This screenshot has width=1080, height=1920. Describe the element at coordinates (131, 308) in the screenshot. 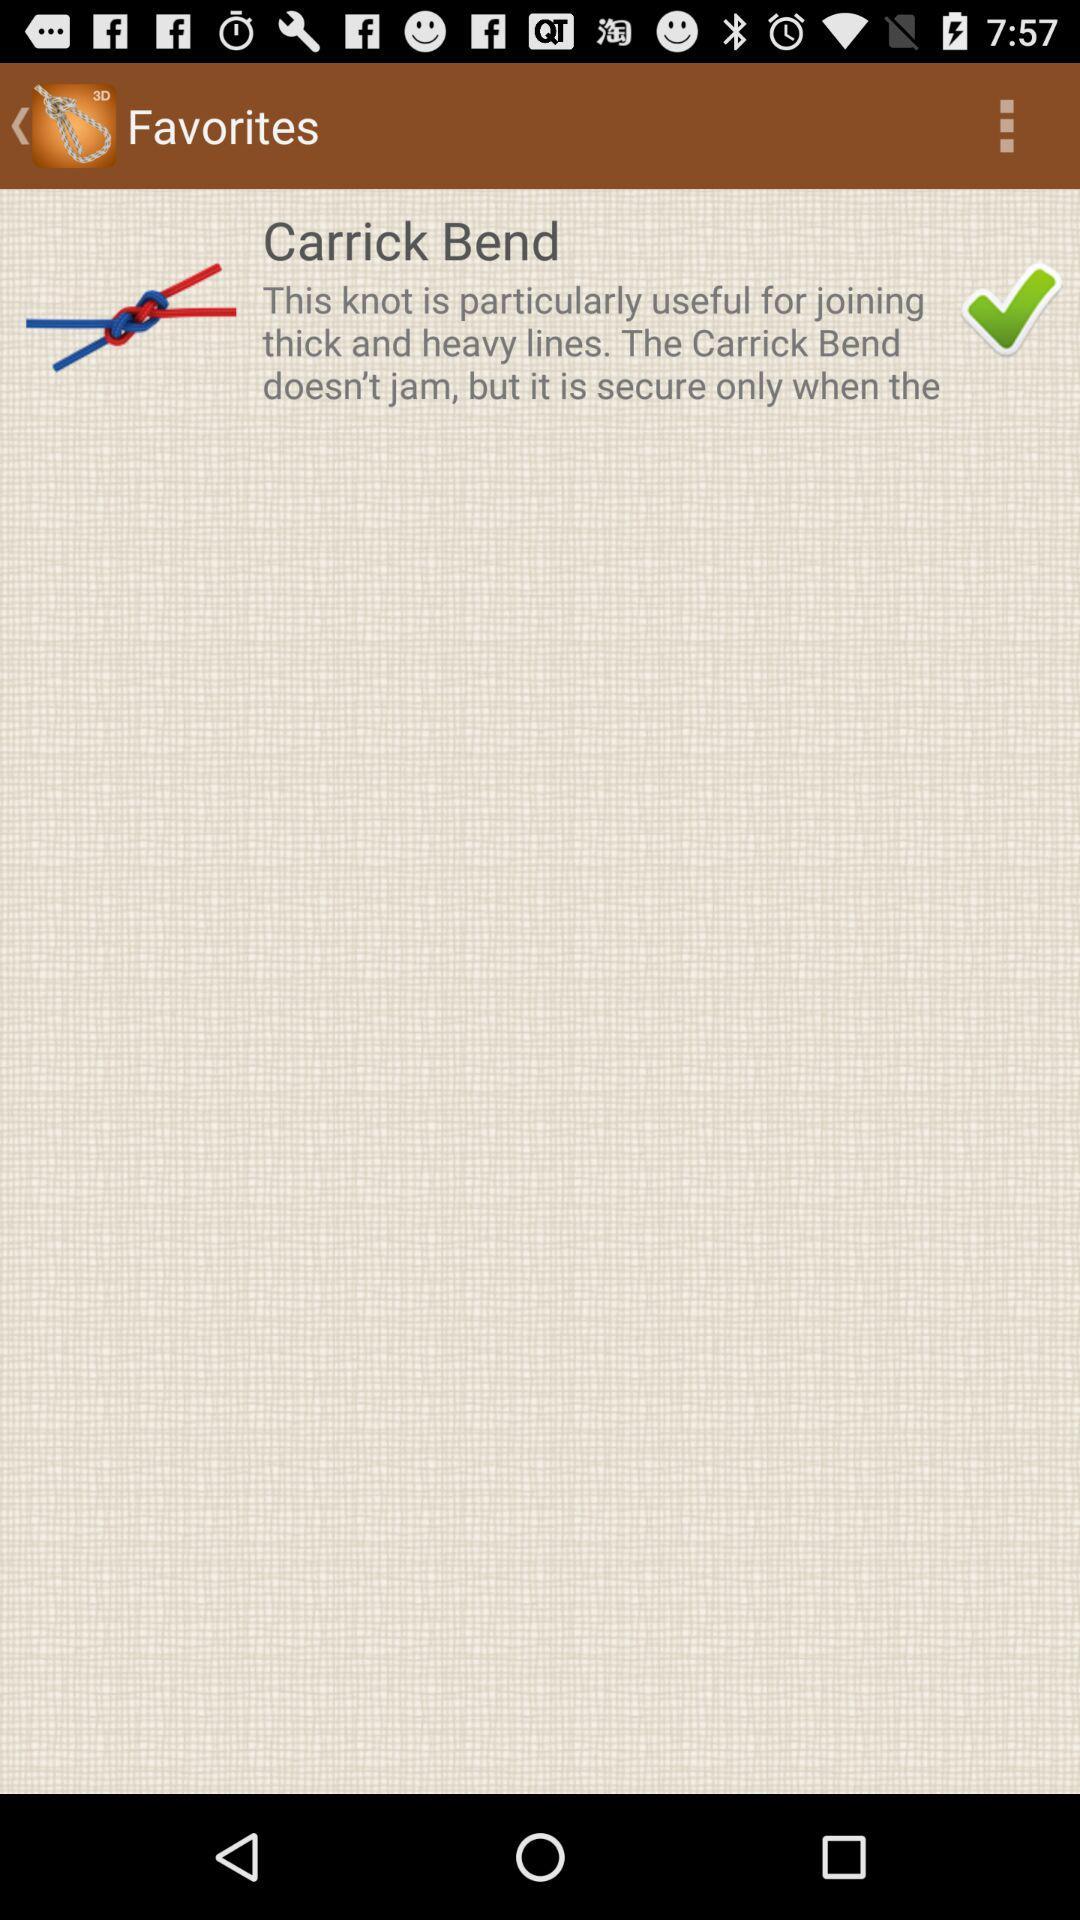

I see `icon to the left of the carrick bend icon` at that location.